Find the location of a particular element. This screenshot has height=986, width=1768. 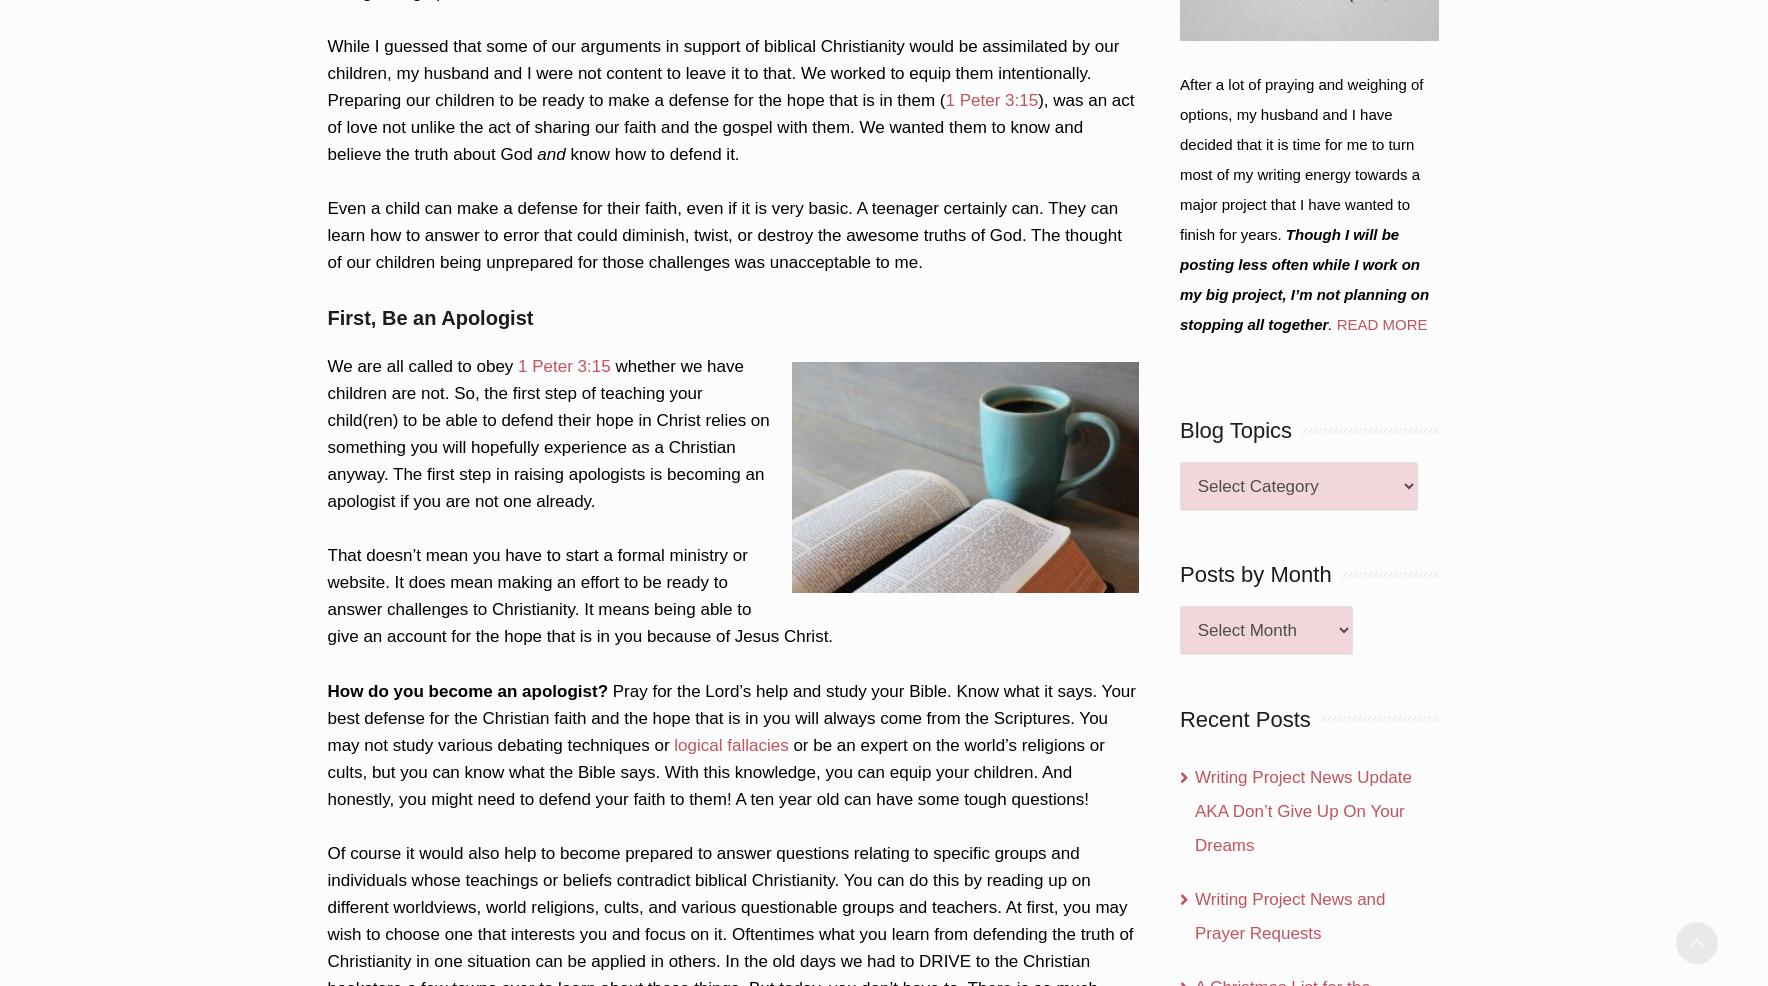

'We are all called to obey' is located at coordinates (422, 365).